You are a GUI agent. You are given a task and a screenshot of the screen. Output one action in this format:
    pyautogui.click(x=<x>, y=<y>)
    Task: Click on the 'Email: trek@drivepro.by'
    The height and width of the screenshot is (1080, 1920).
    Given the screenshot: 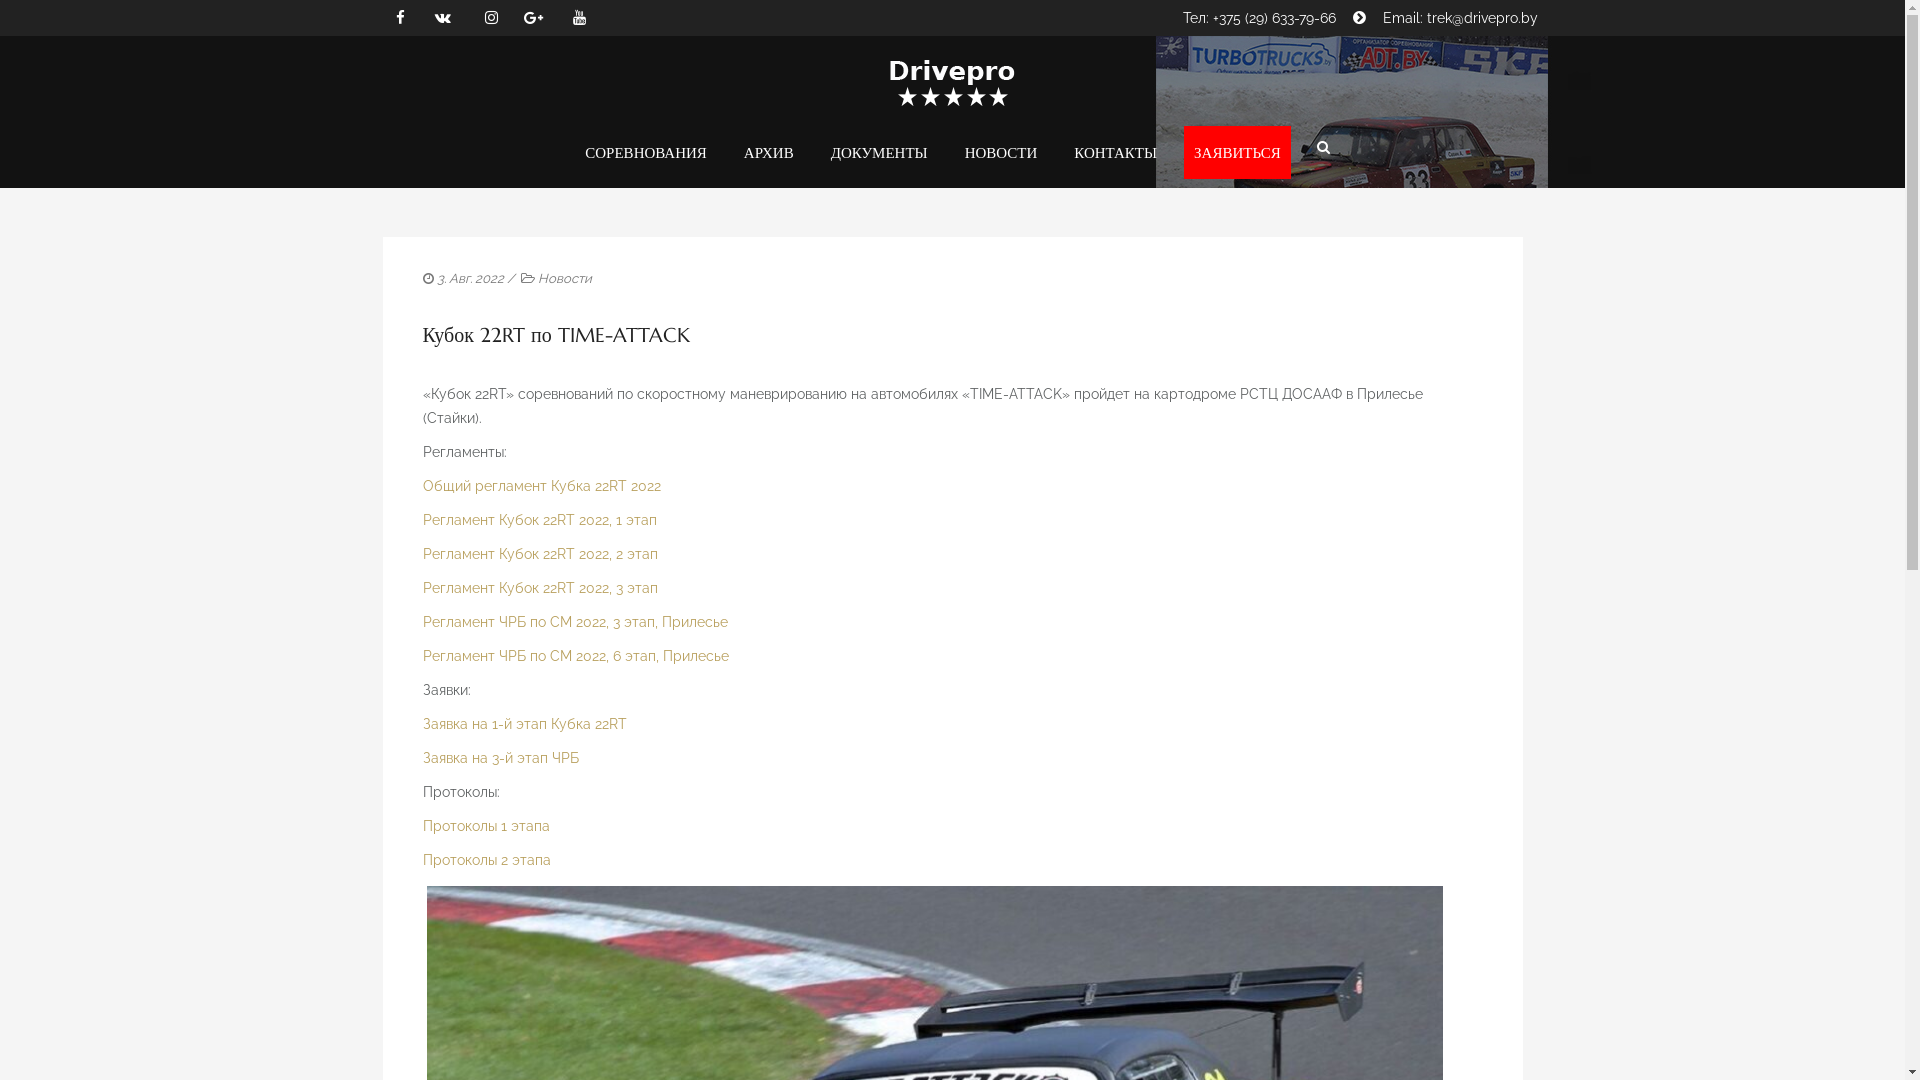 What is the action you would take?
    pyautogui.click(x=1381, y=18)
    